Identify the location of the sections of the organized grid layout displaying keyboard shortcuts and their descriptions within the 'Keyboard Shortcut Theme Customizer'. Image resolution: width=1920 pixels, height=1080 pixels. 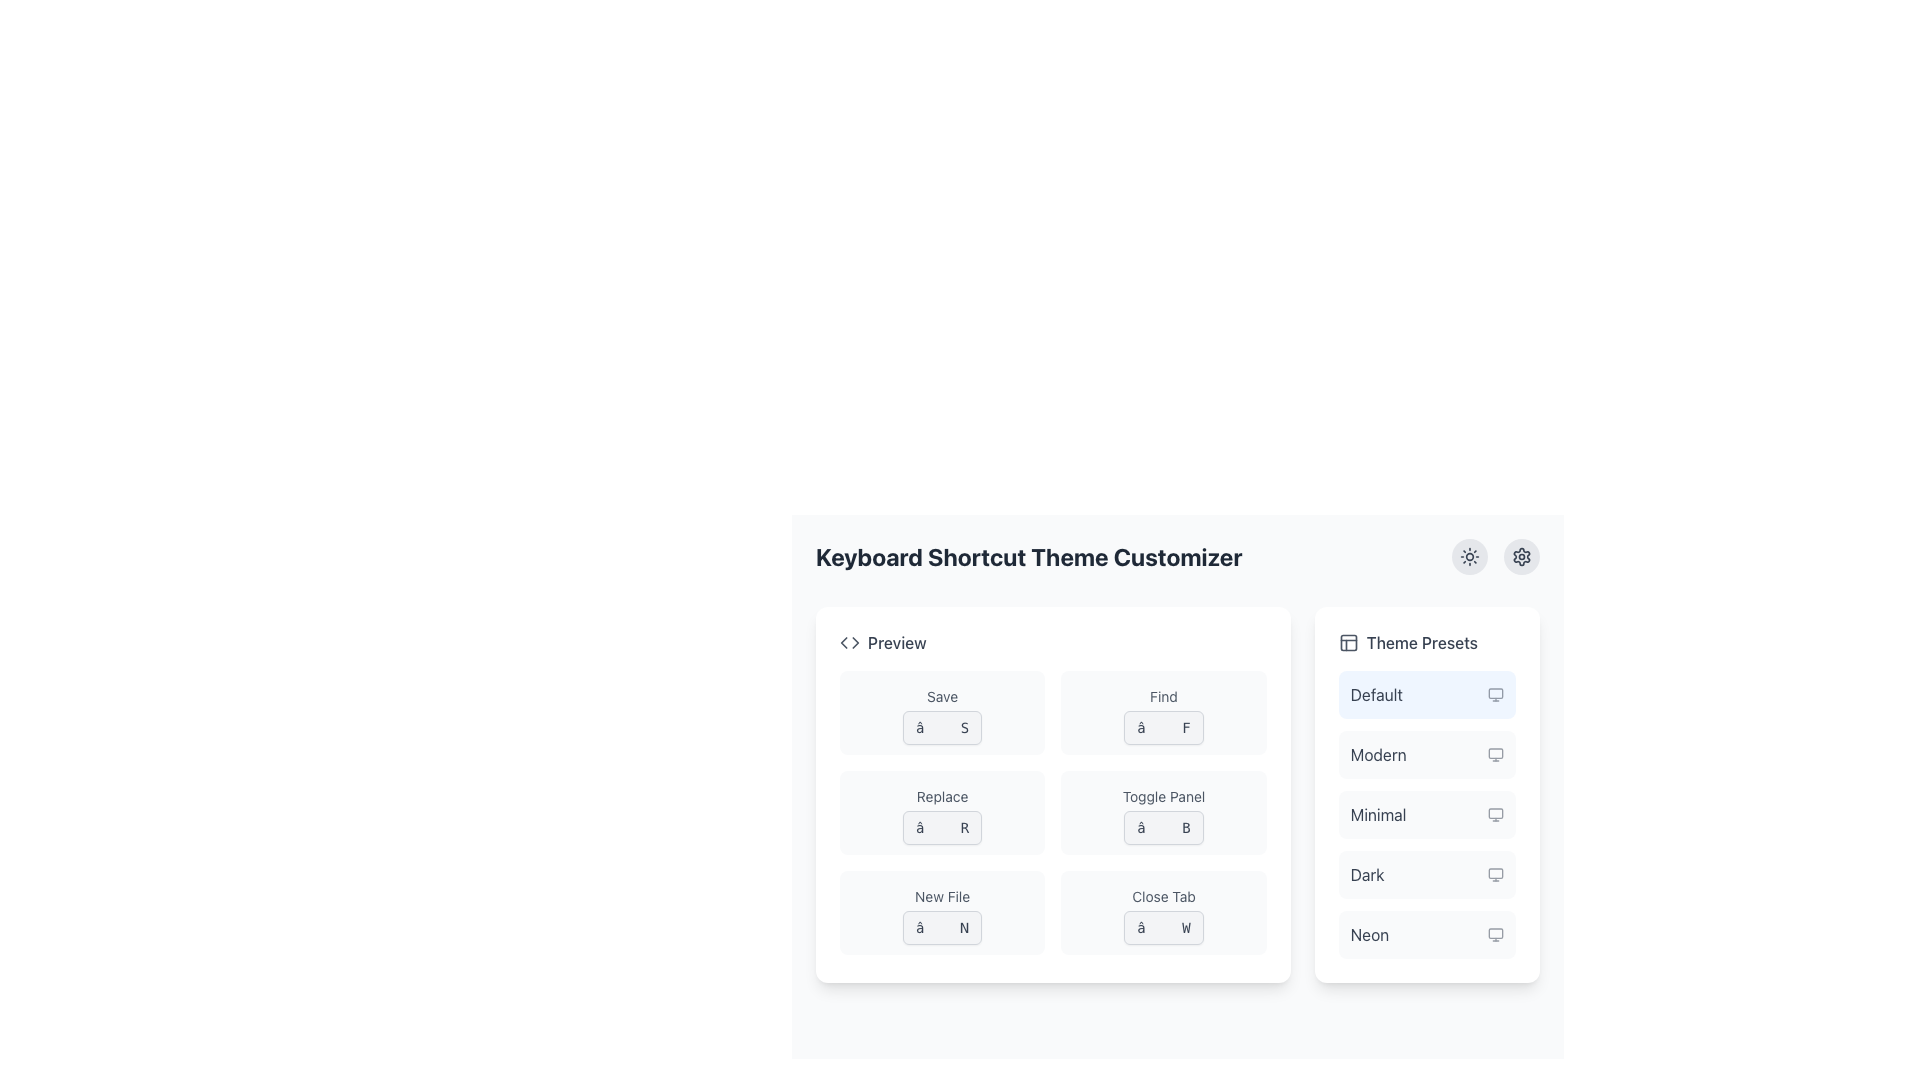
(1177, 793).